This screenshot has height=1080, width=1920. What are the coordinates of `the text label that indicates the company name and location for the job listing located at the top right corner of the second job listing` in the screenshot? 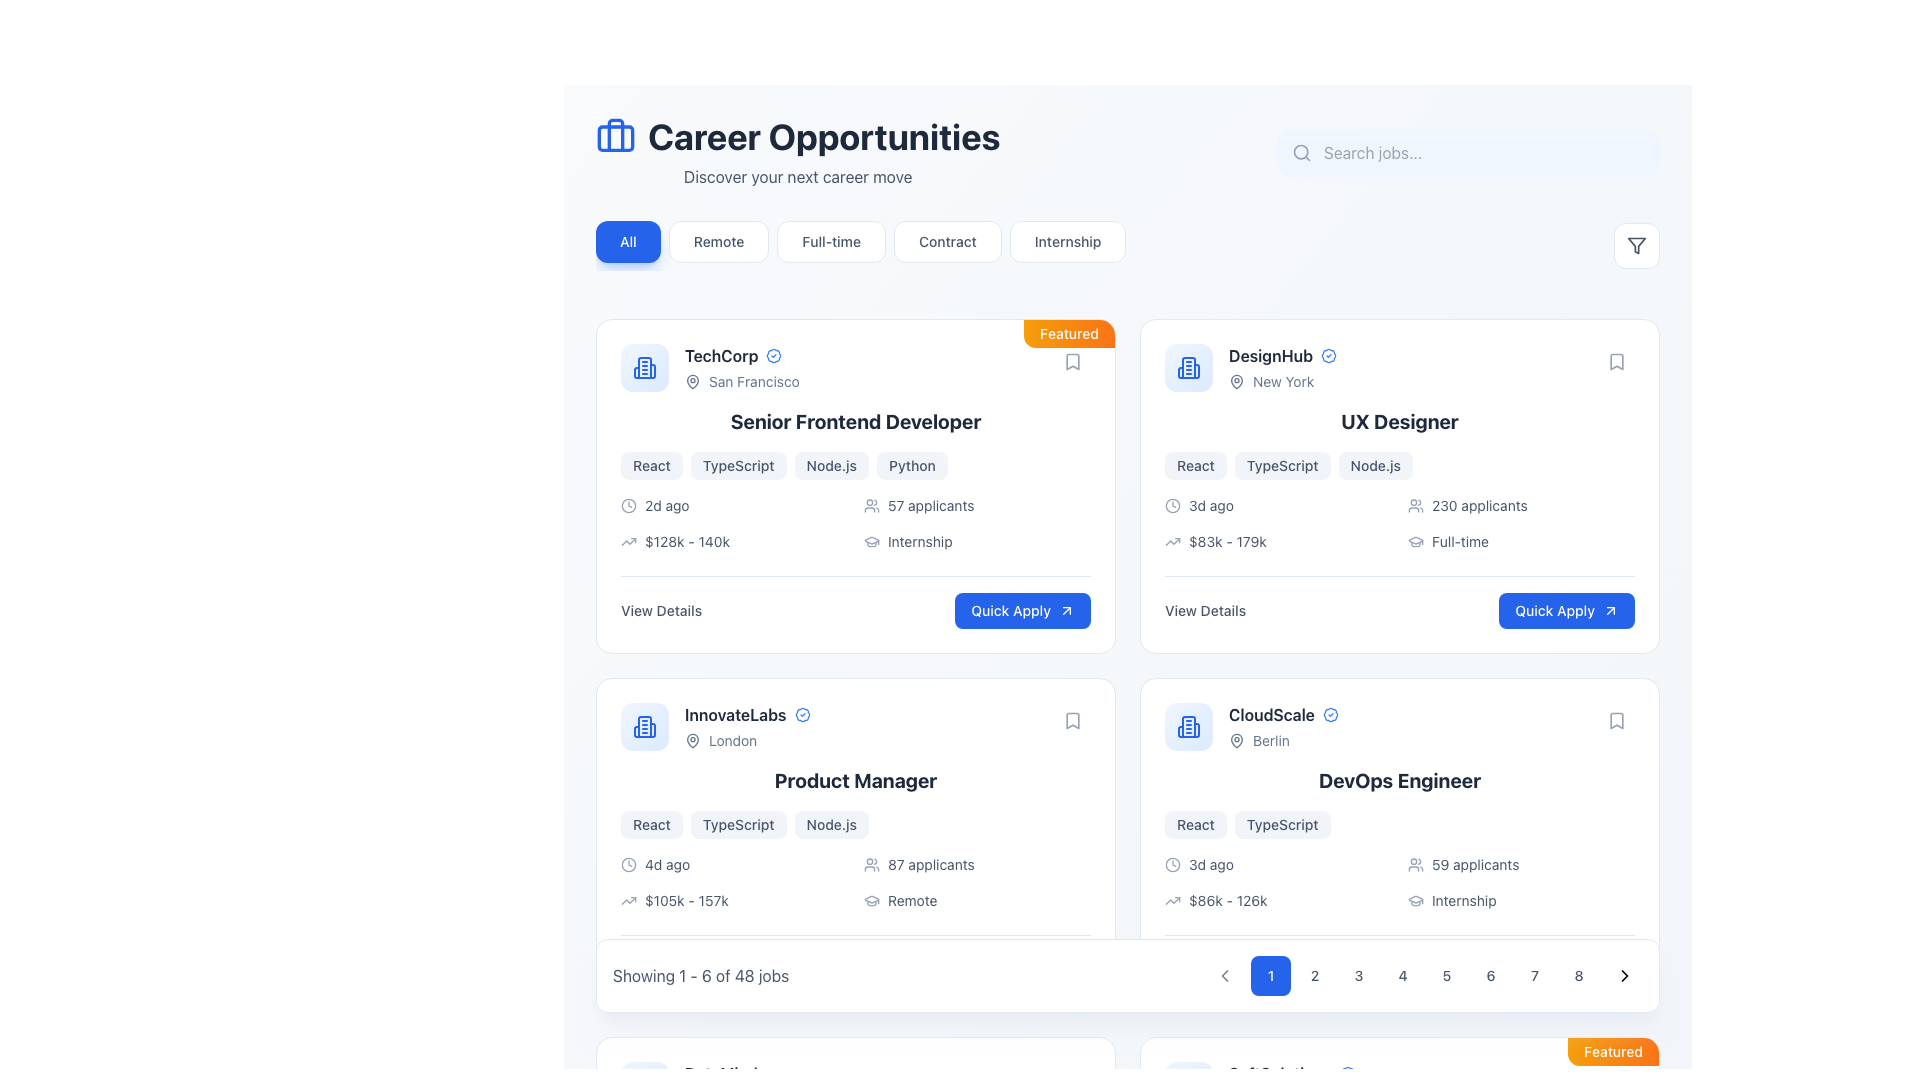 It's located at (1282, 367).